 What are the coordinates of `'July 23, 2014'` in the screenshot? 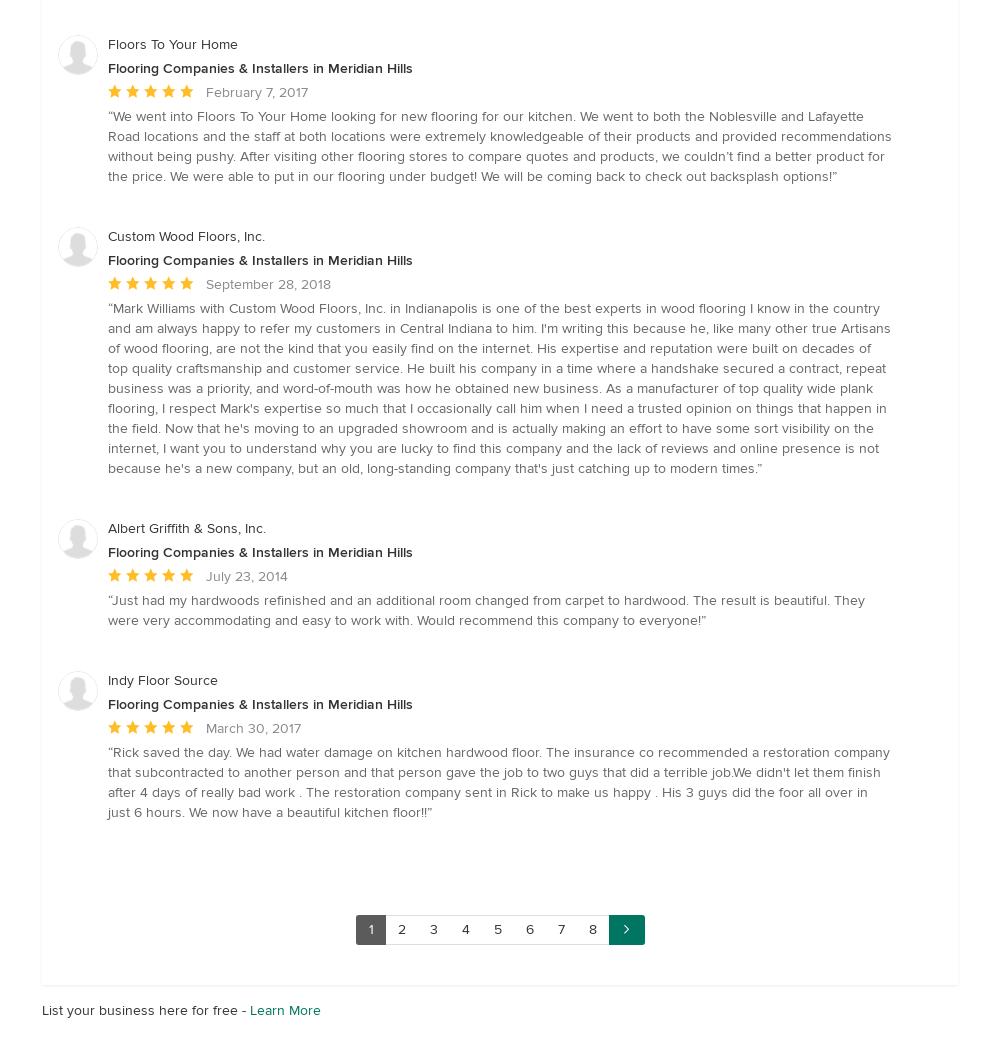 It's located at (205, 575).